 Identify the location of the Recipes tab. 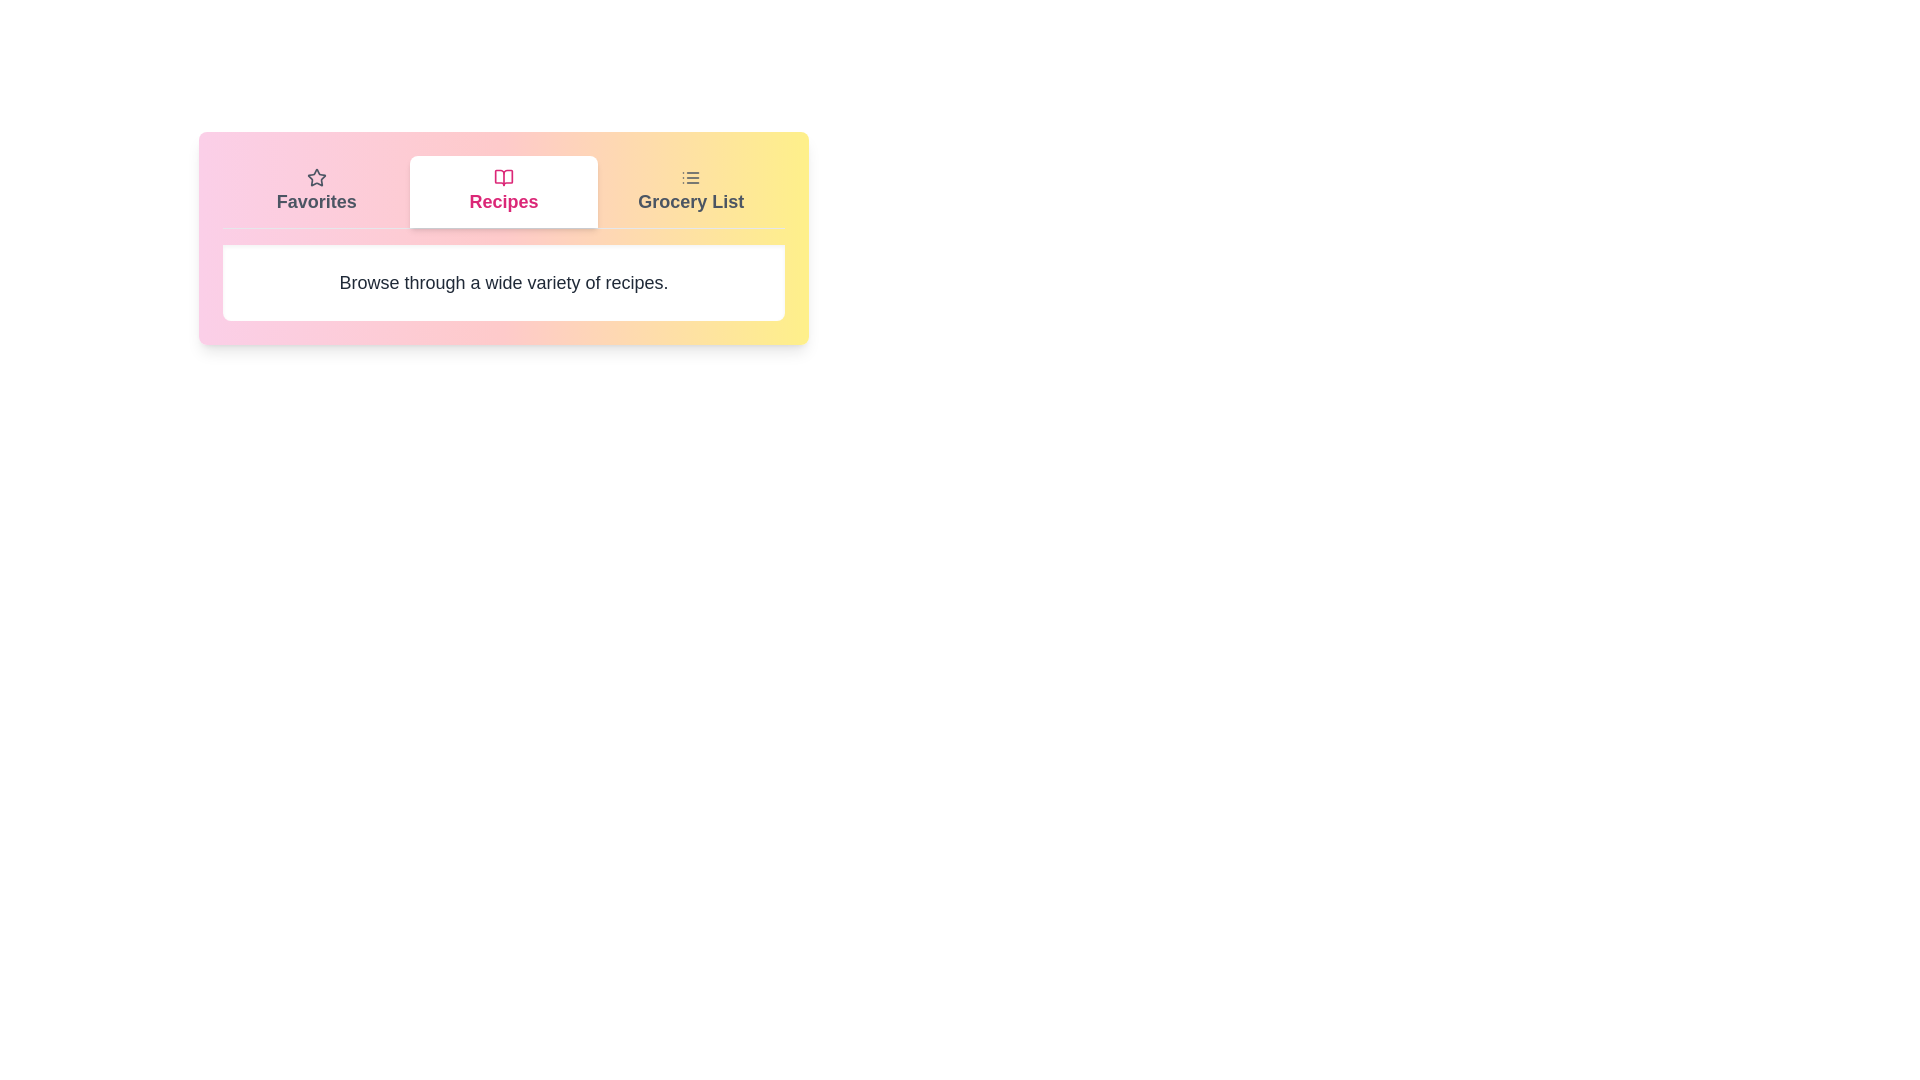
(504, 192).